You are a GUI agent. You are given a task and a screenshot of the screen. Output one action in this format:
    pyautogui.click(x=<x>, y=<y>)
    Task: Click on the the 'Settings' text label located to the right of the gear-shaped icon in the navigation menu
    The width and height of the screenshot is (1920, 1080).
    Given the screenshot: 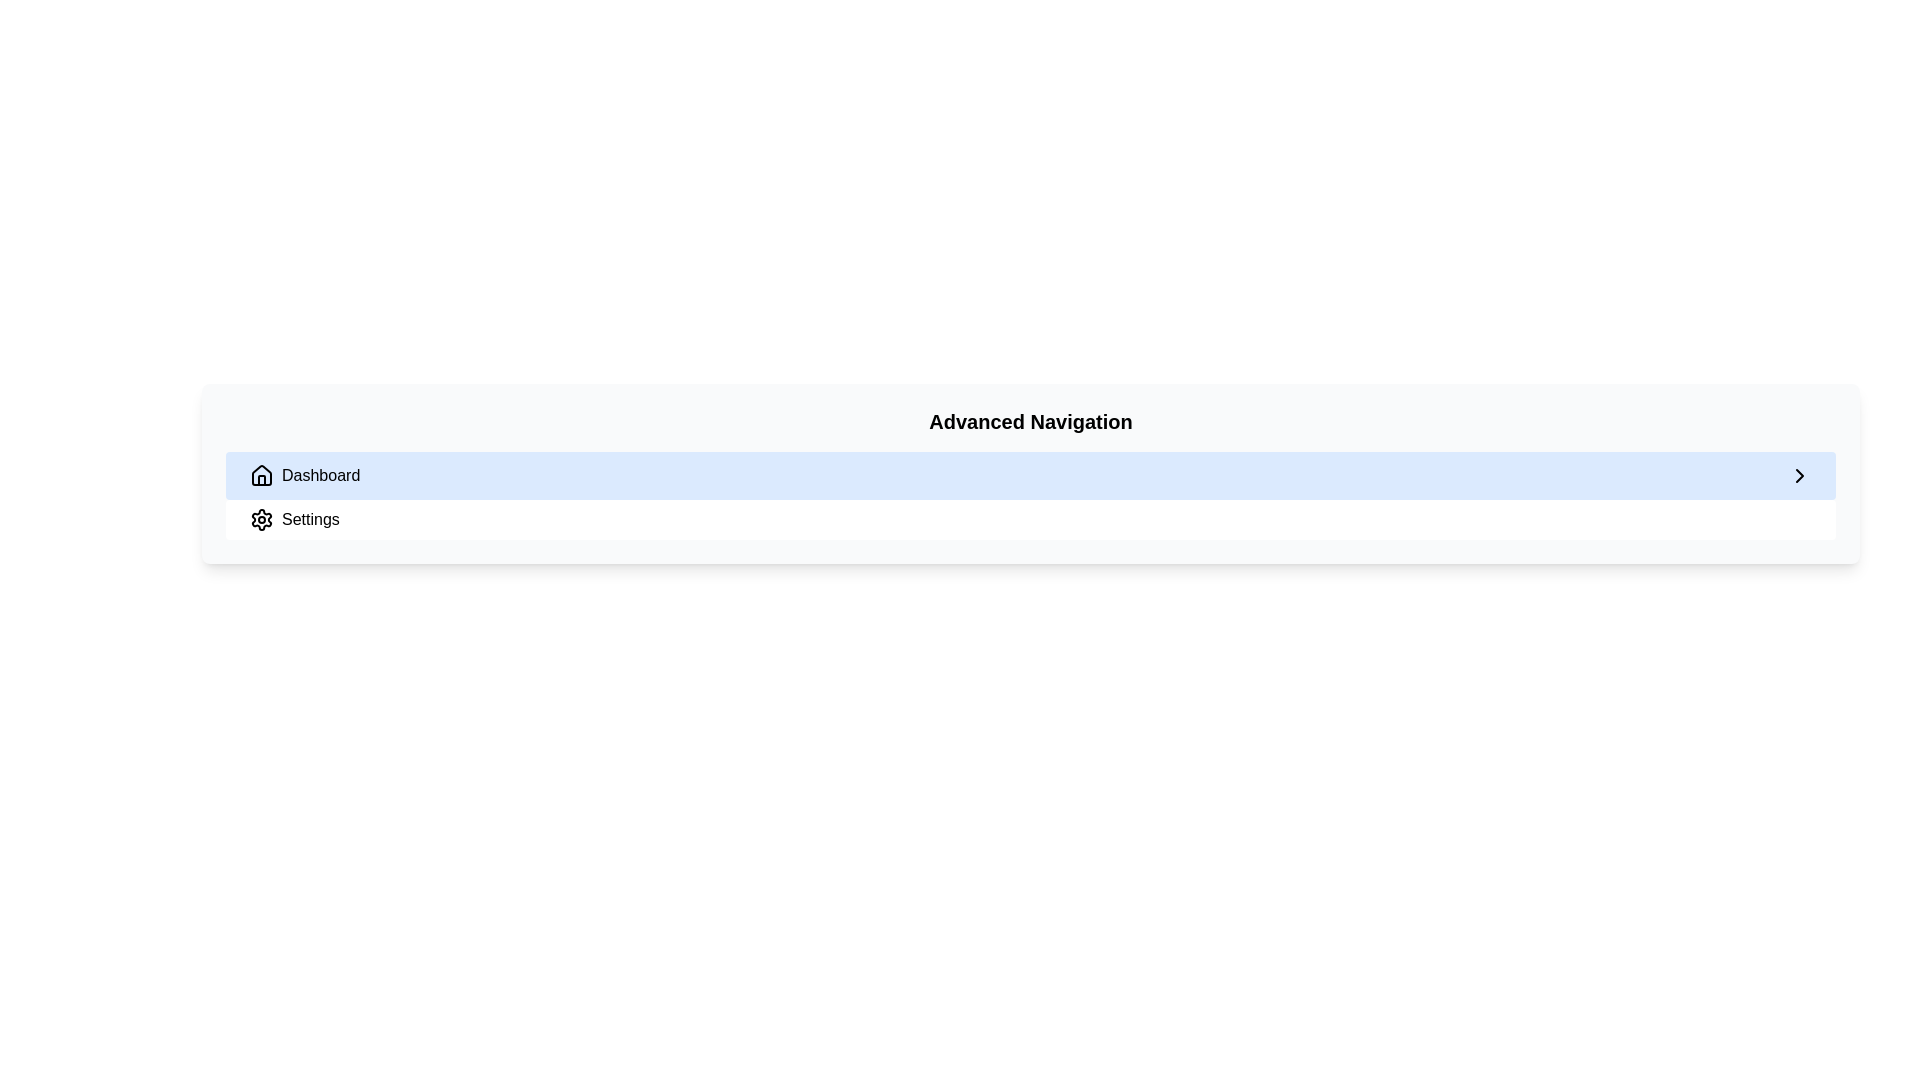 What is the action you would take?
    pyautogui.click(x=309, y=519)
    